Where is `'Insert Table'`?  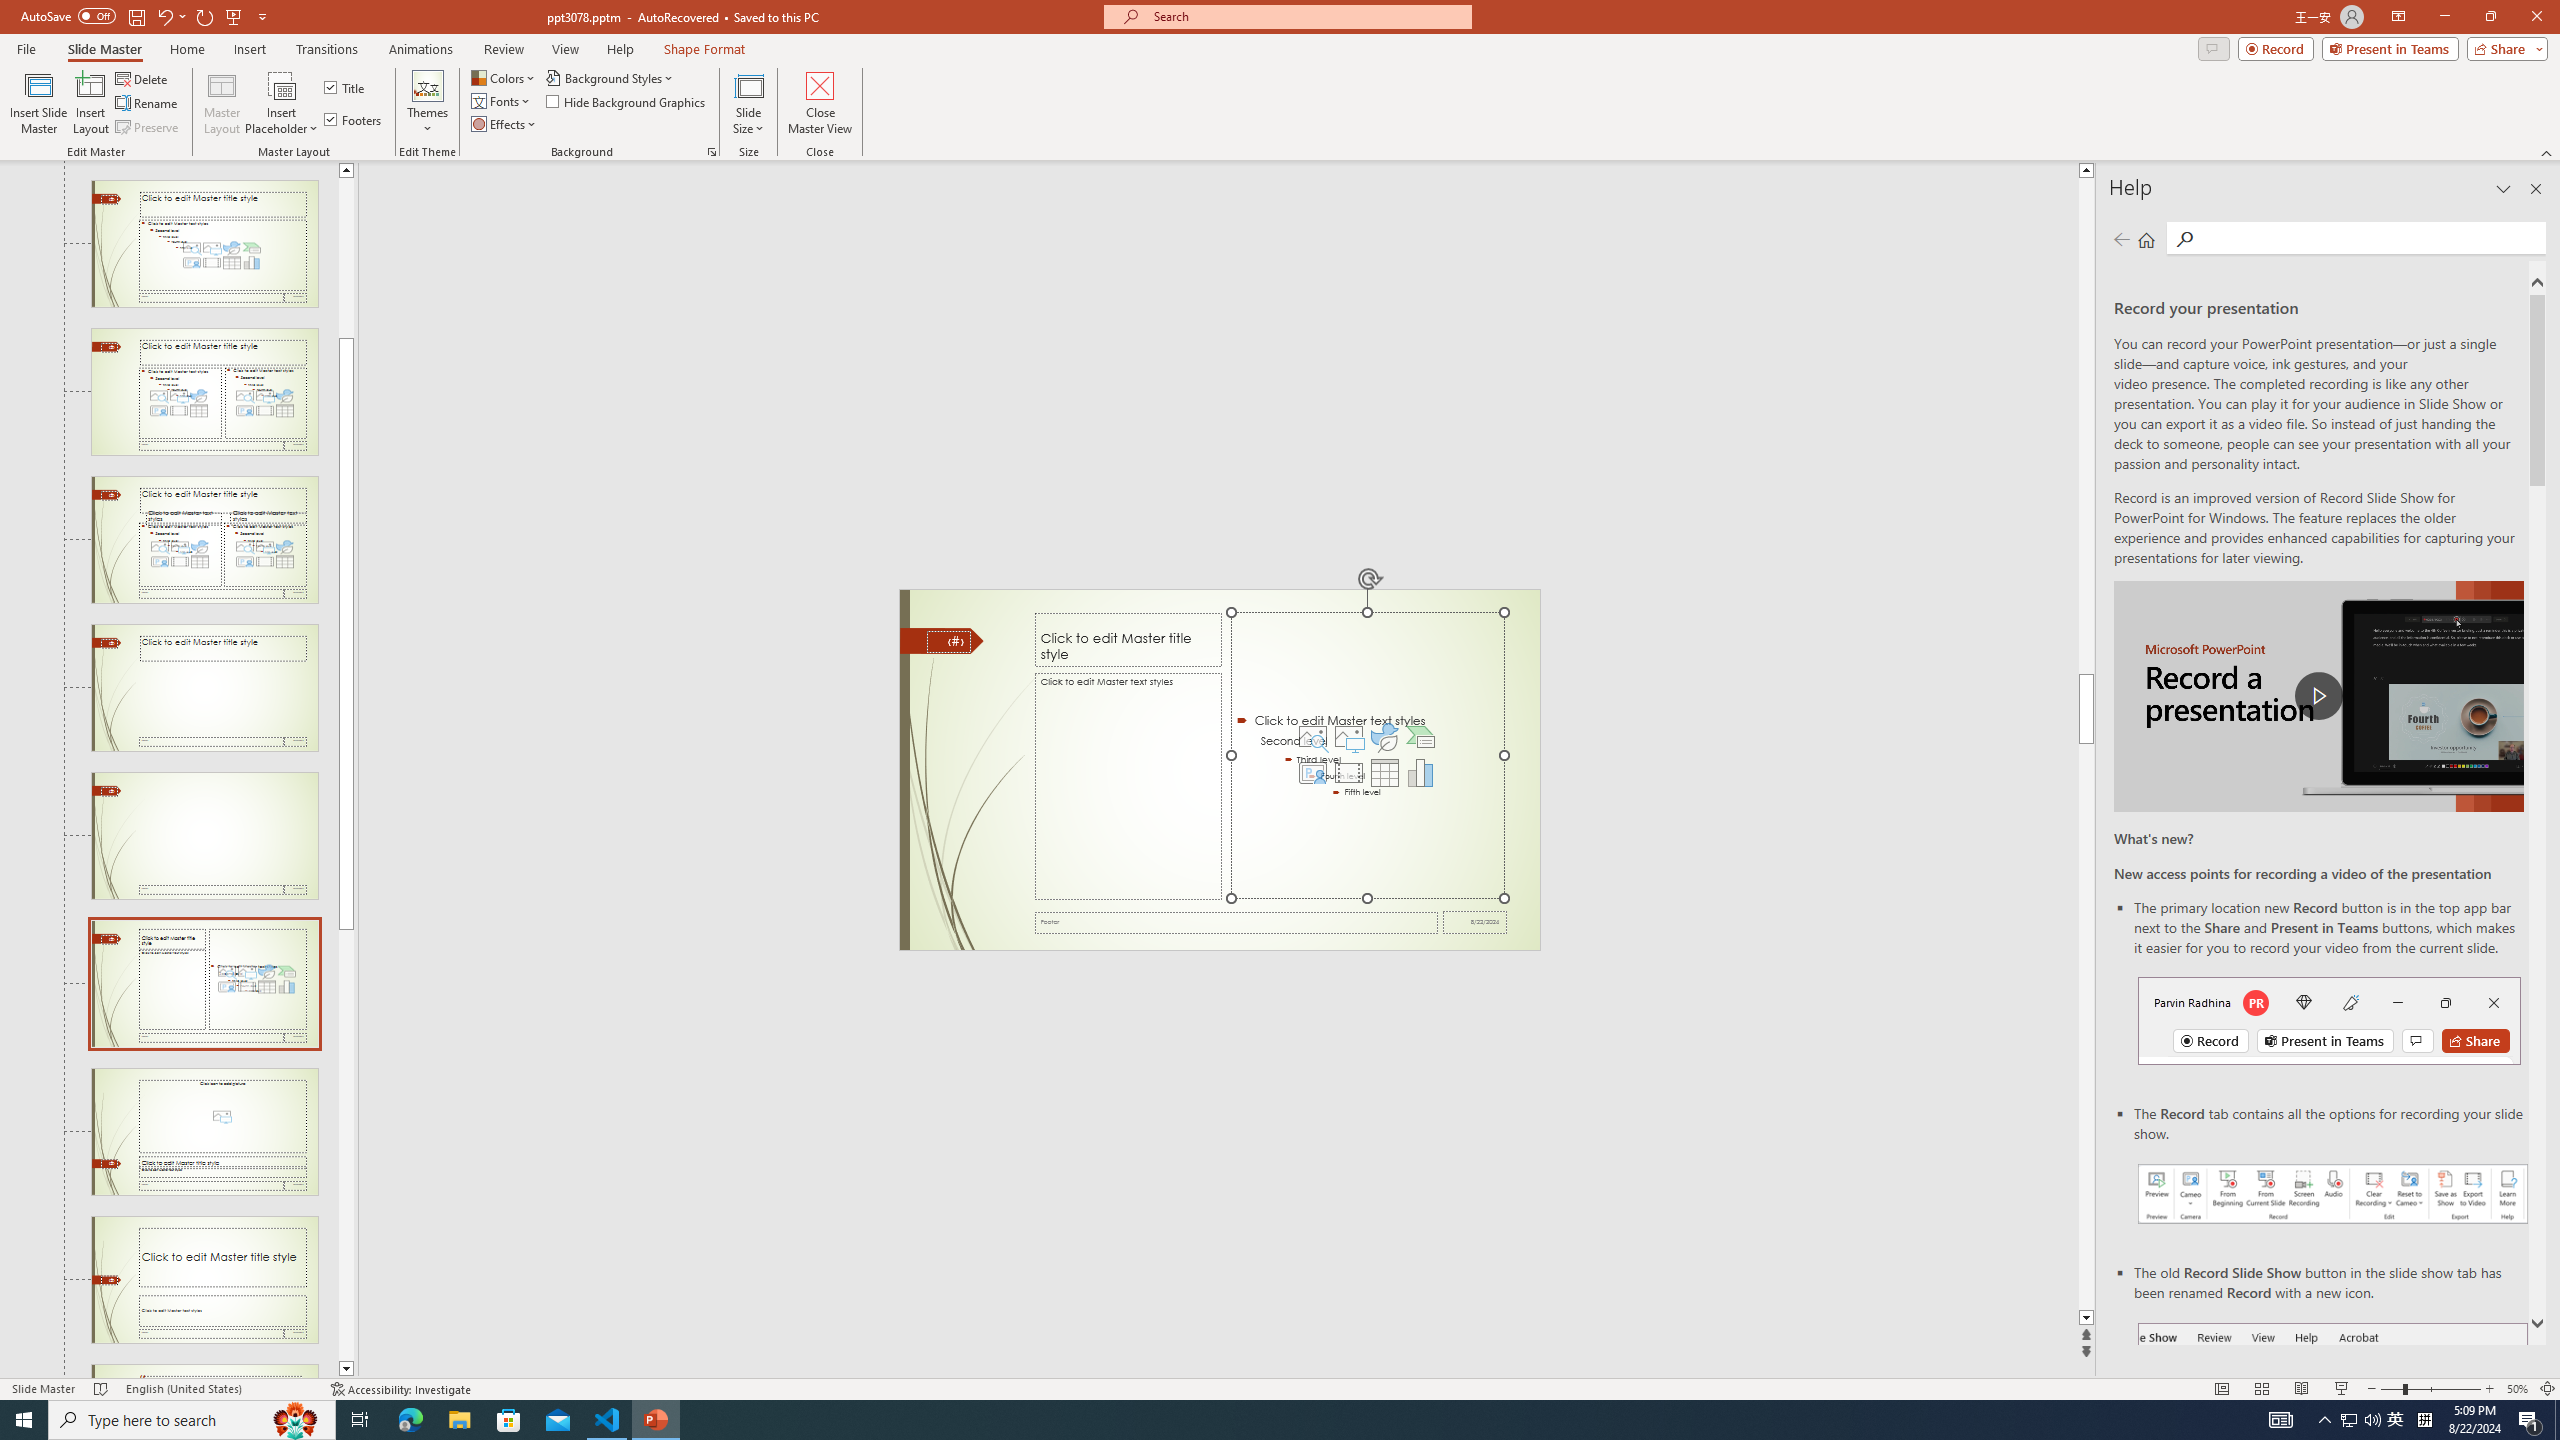
'Insert Table' is located at coordinates (1383, 773).